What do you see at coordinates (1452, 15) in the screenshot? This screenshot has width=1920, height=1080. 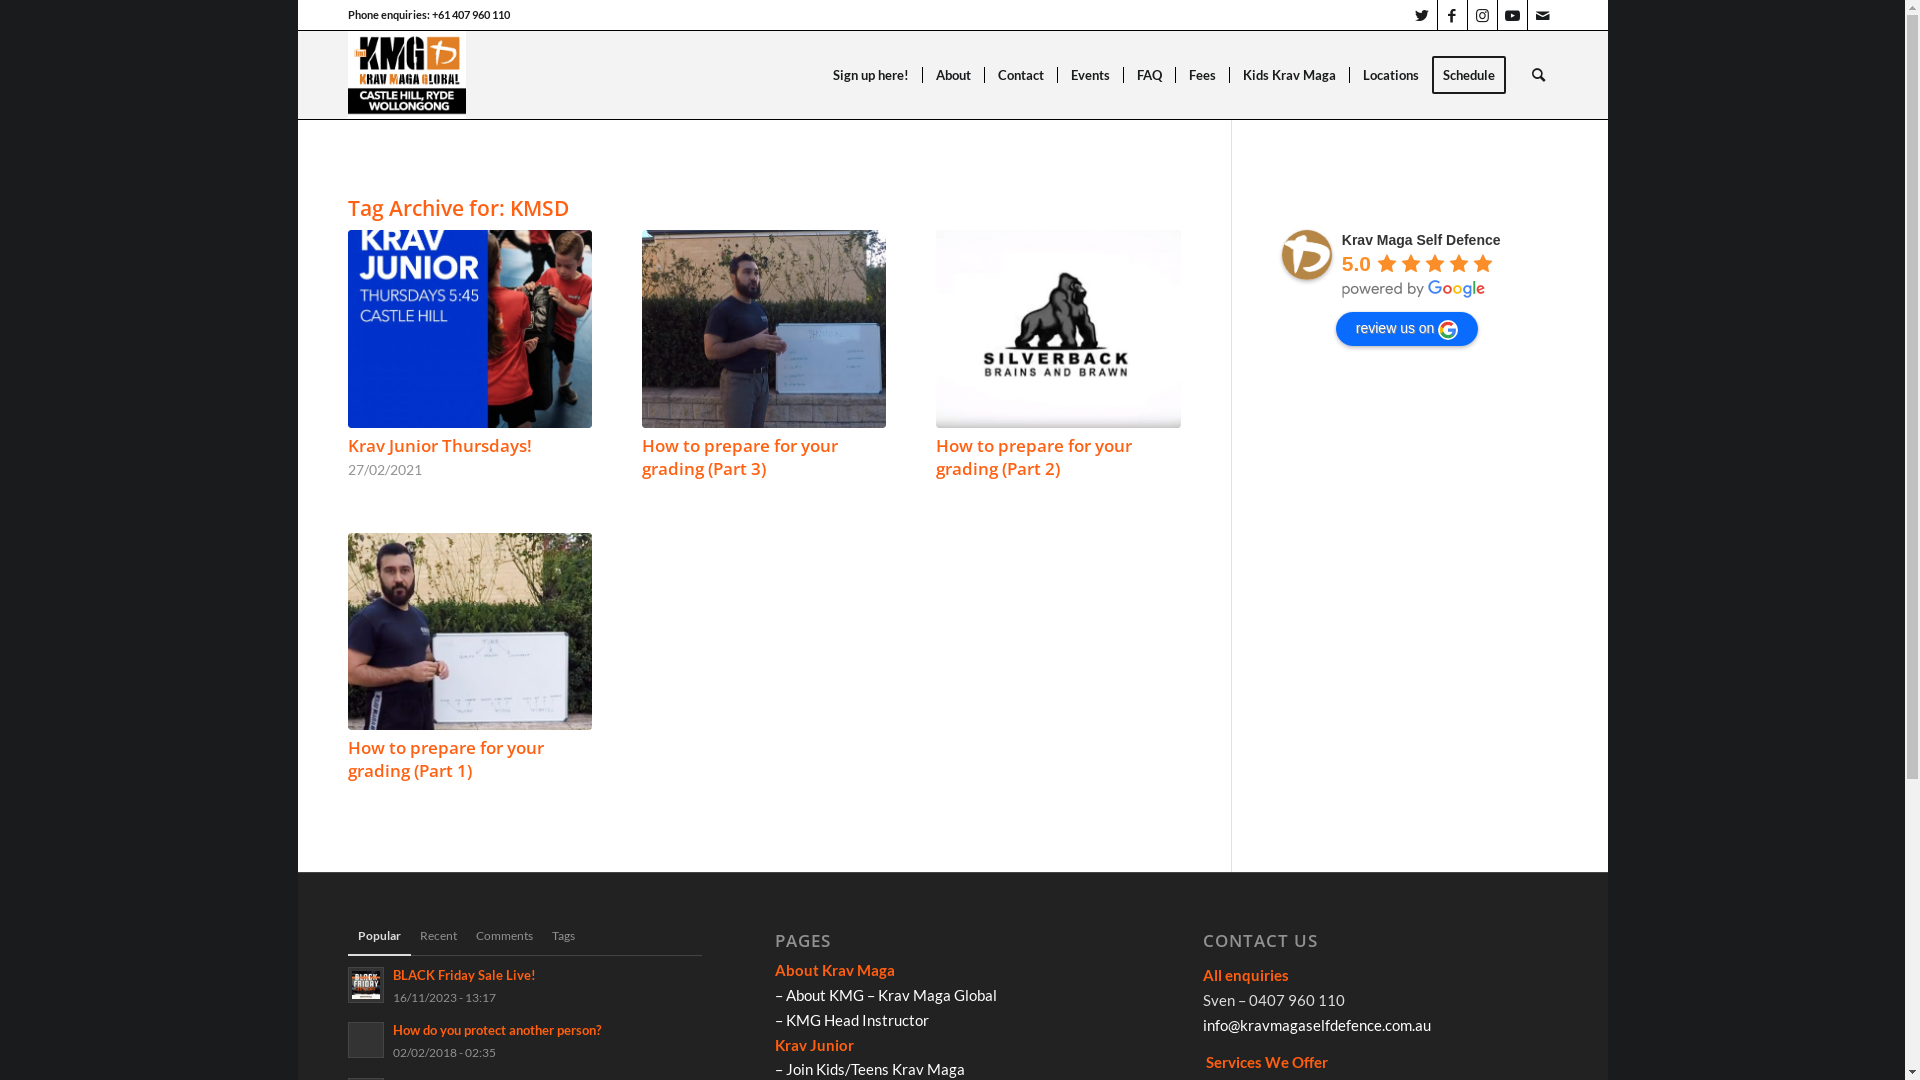 I see `'Facebook'` at bounding box center [1452, 15].